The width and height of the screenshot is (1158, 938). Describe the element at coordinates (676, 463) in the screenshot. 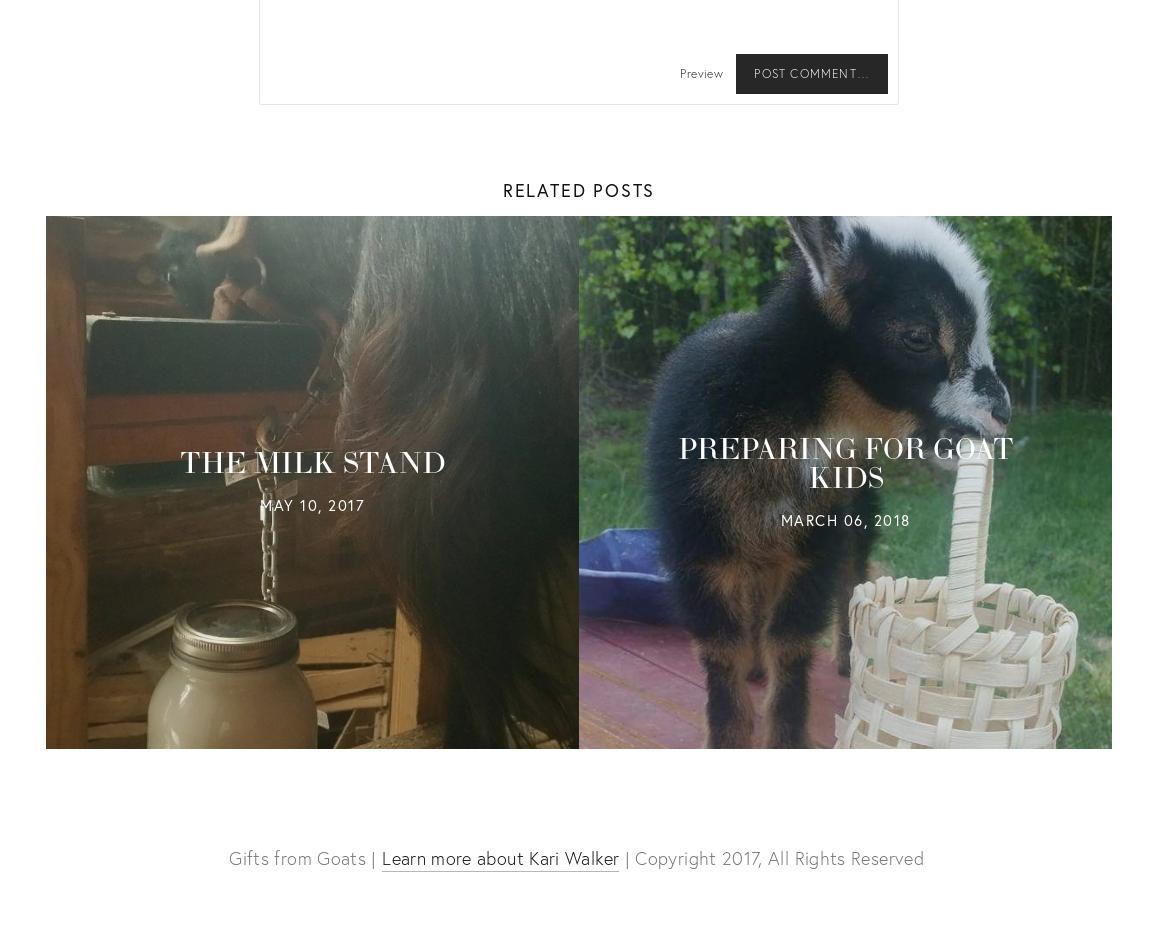

I see `'Preparing for Goat Kids'` at that location.